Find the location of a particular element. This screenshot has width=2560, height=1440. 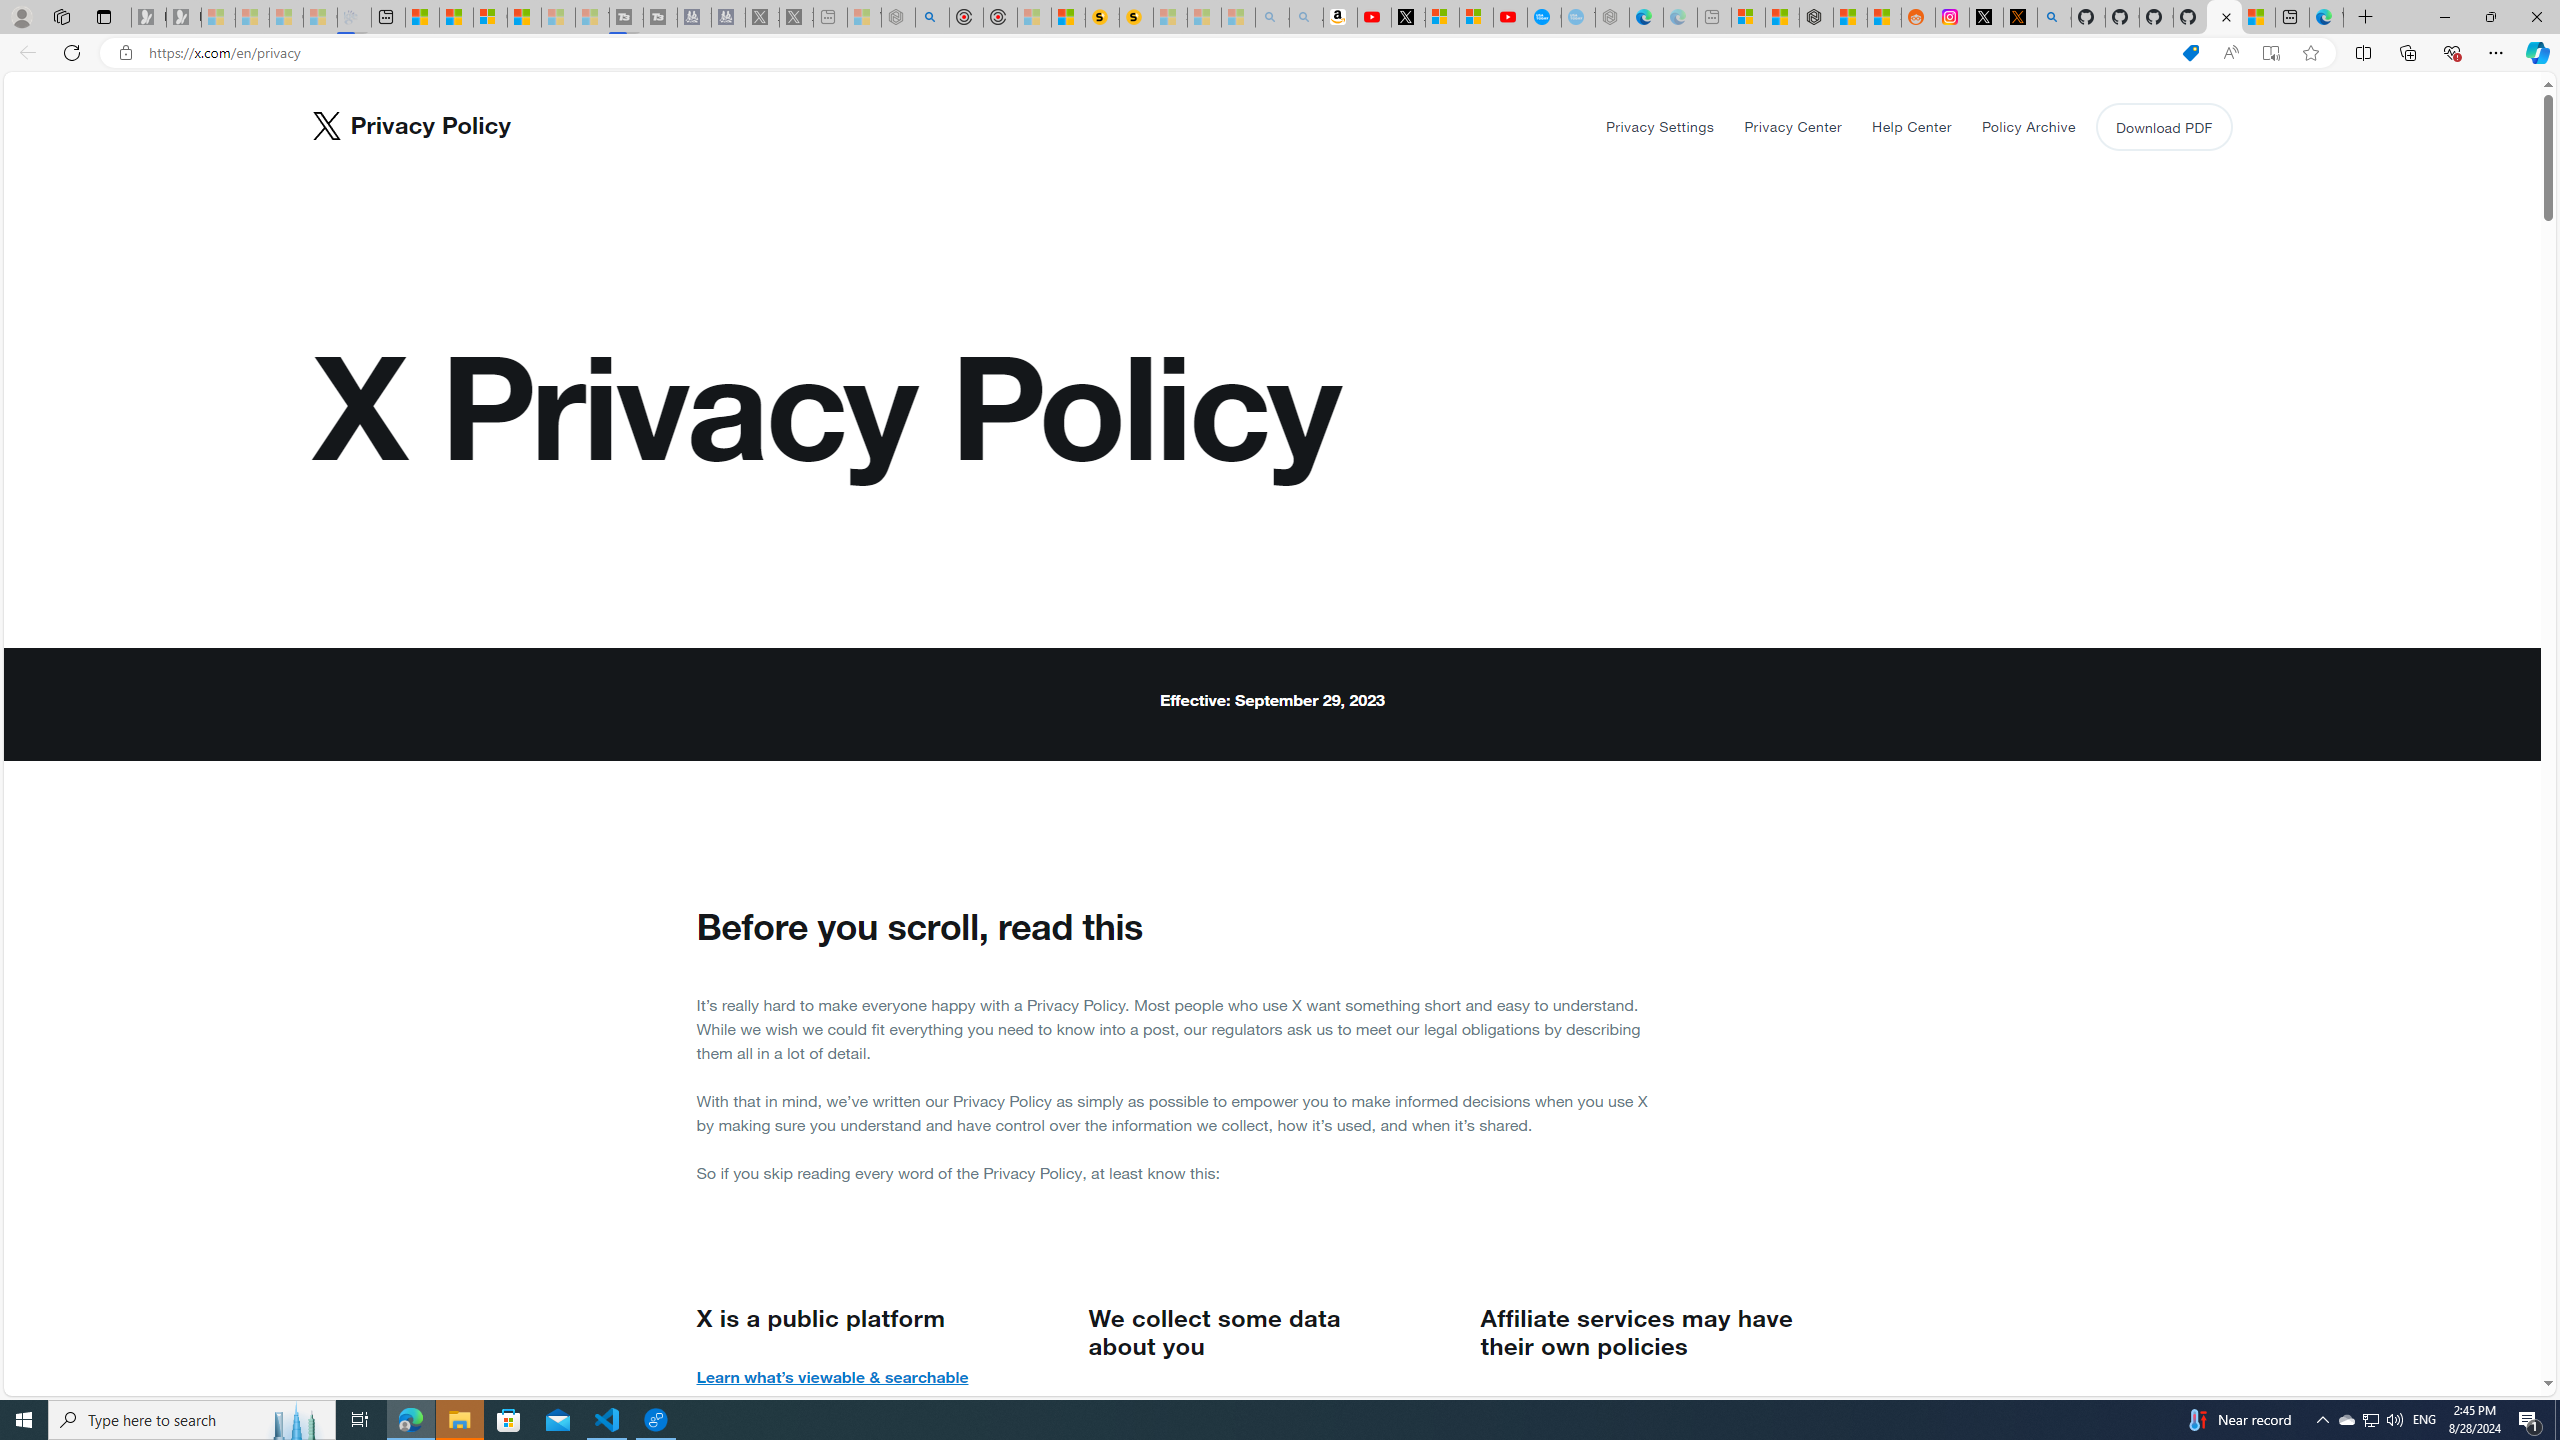

'Policy Archive' is located at coordinates (2027, 126).